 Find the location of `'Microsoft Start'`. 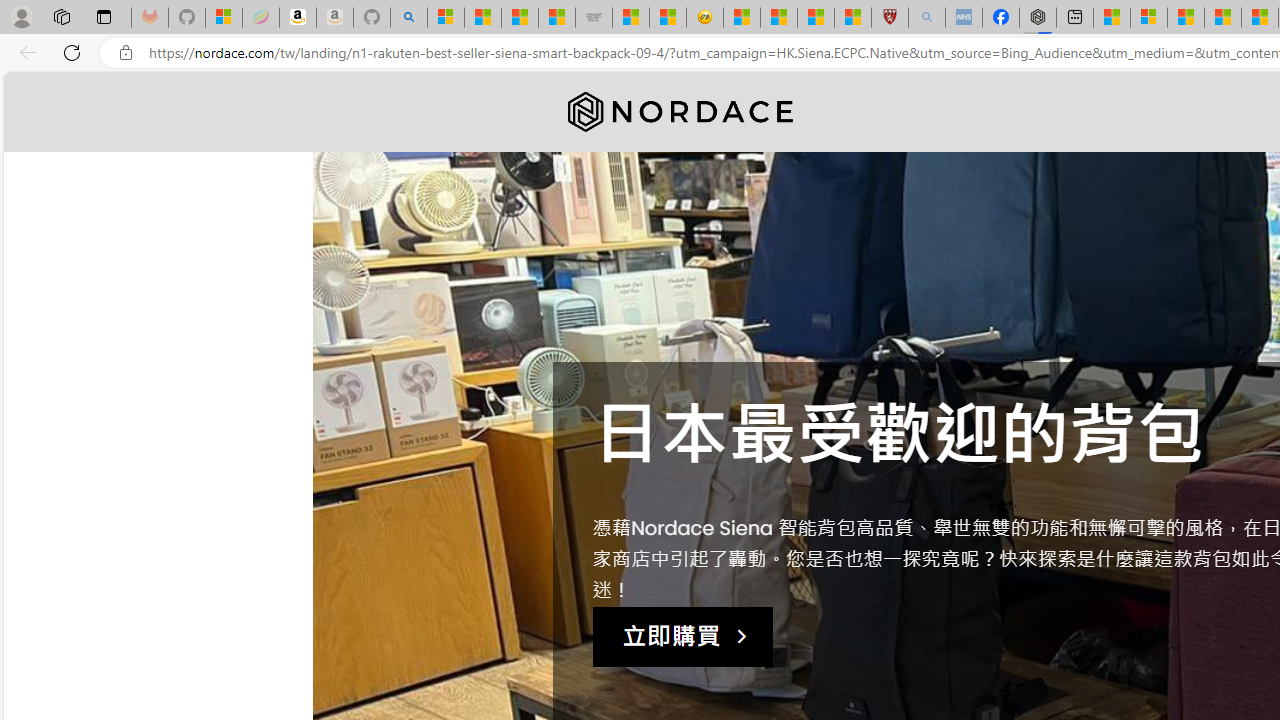

'Microsoft Start' is located at coordinates (1185, 17).